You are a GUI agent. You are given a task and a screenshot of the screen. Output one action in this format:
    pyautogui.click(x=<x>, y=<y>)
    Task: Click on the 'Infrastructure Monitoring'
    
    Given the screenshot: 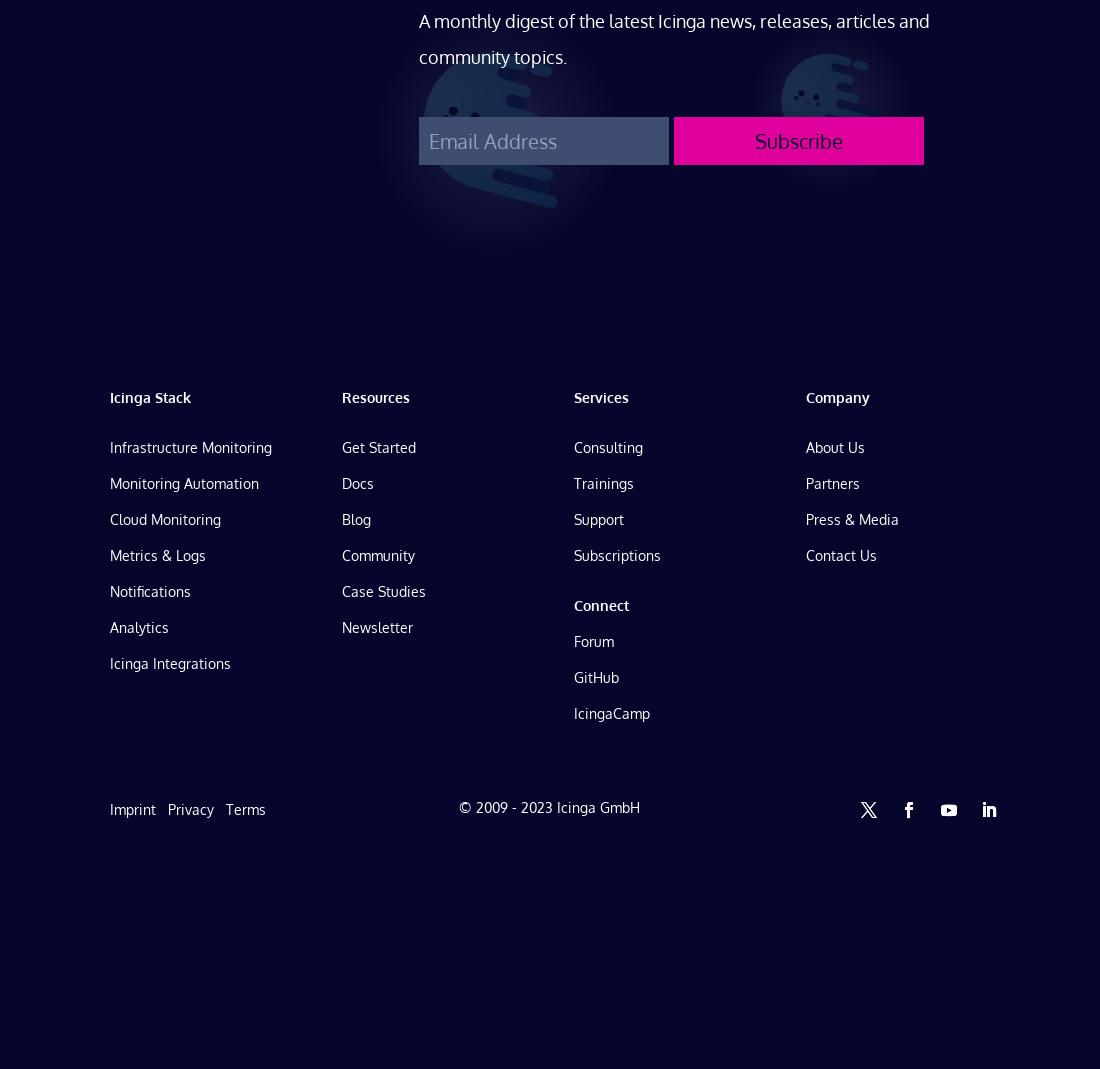 What is the action you would take?
    pyautogui.click(x=189, y=445)
    